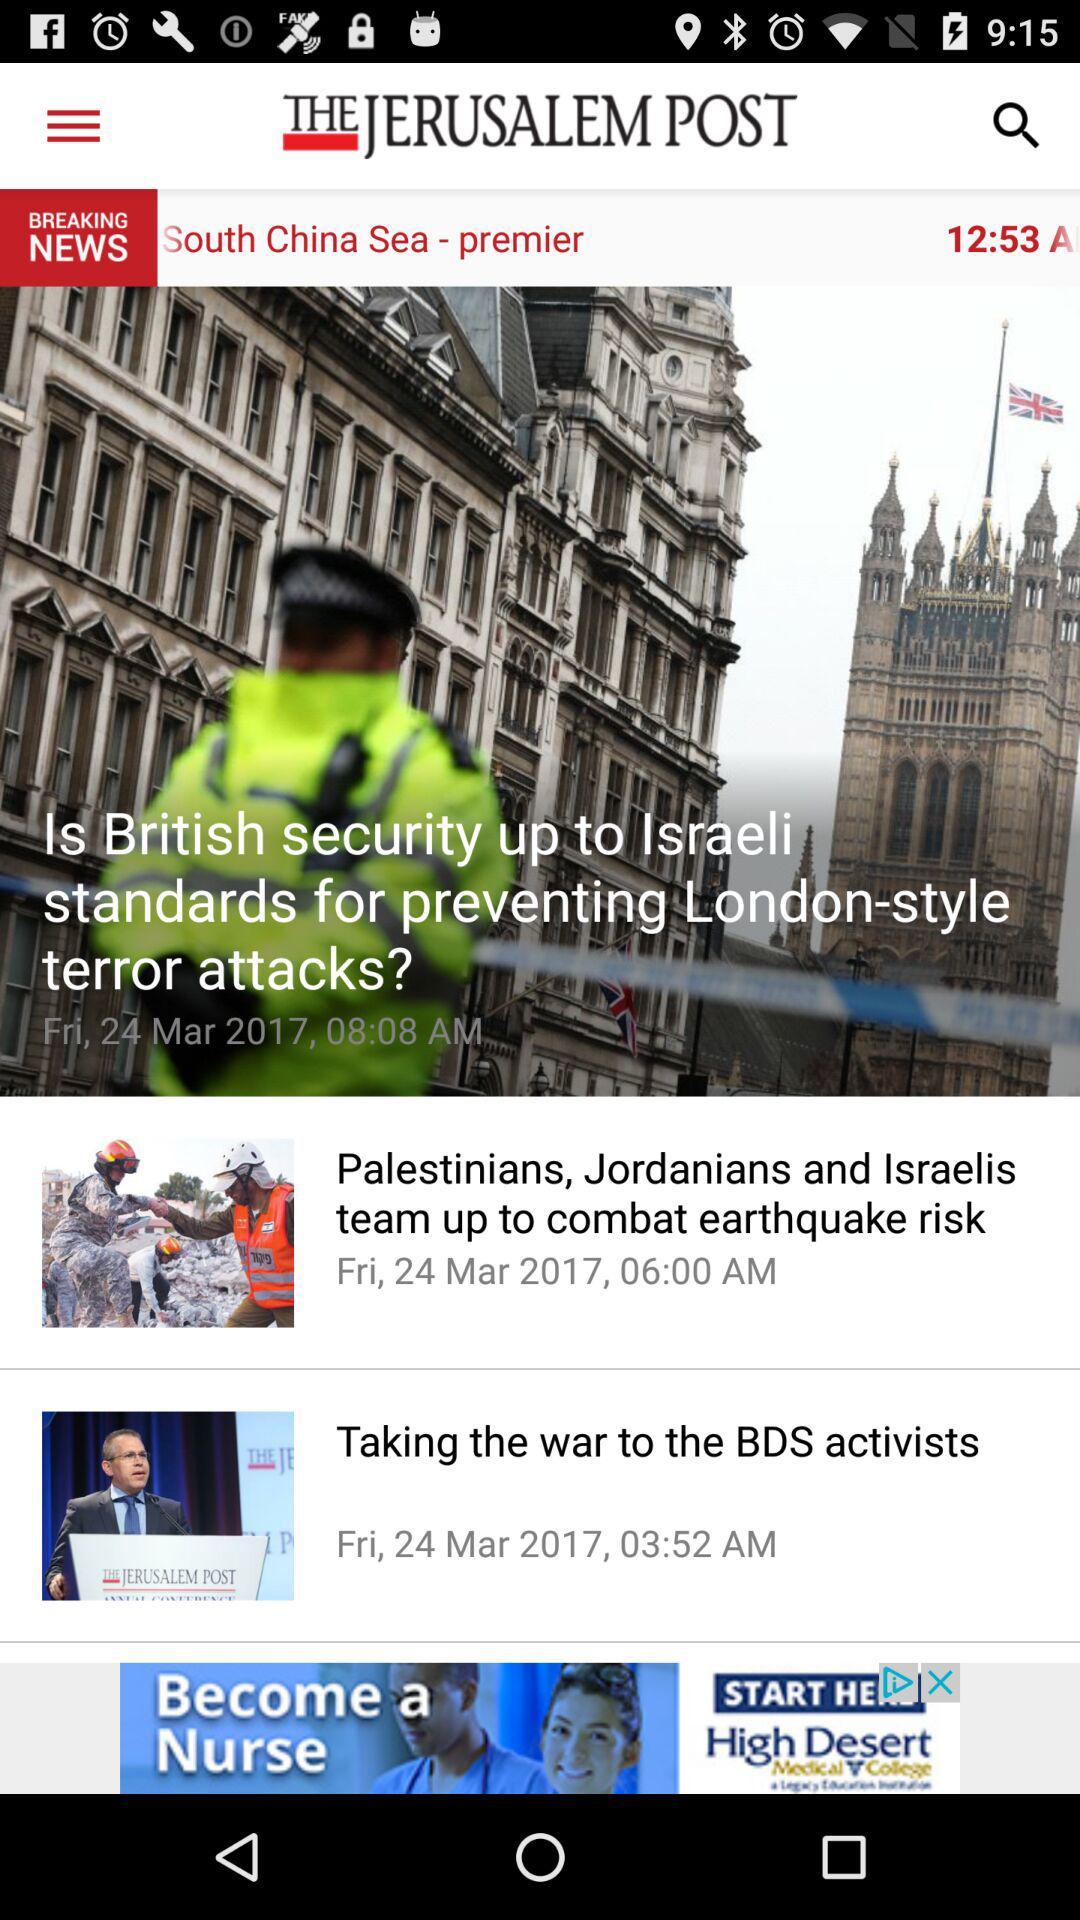 Image resolution: width=1080 pixels, height=1920 pixels. I want to click on it gives more link menu and sub menus, so click(72, 124).